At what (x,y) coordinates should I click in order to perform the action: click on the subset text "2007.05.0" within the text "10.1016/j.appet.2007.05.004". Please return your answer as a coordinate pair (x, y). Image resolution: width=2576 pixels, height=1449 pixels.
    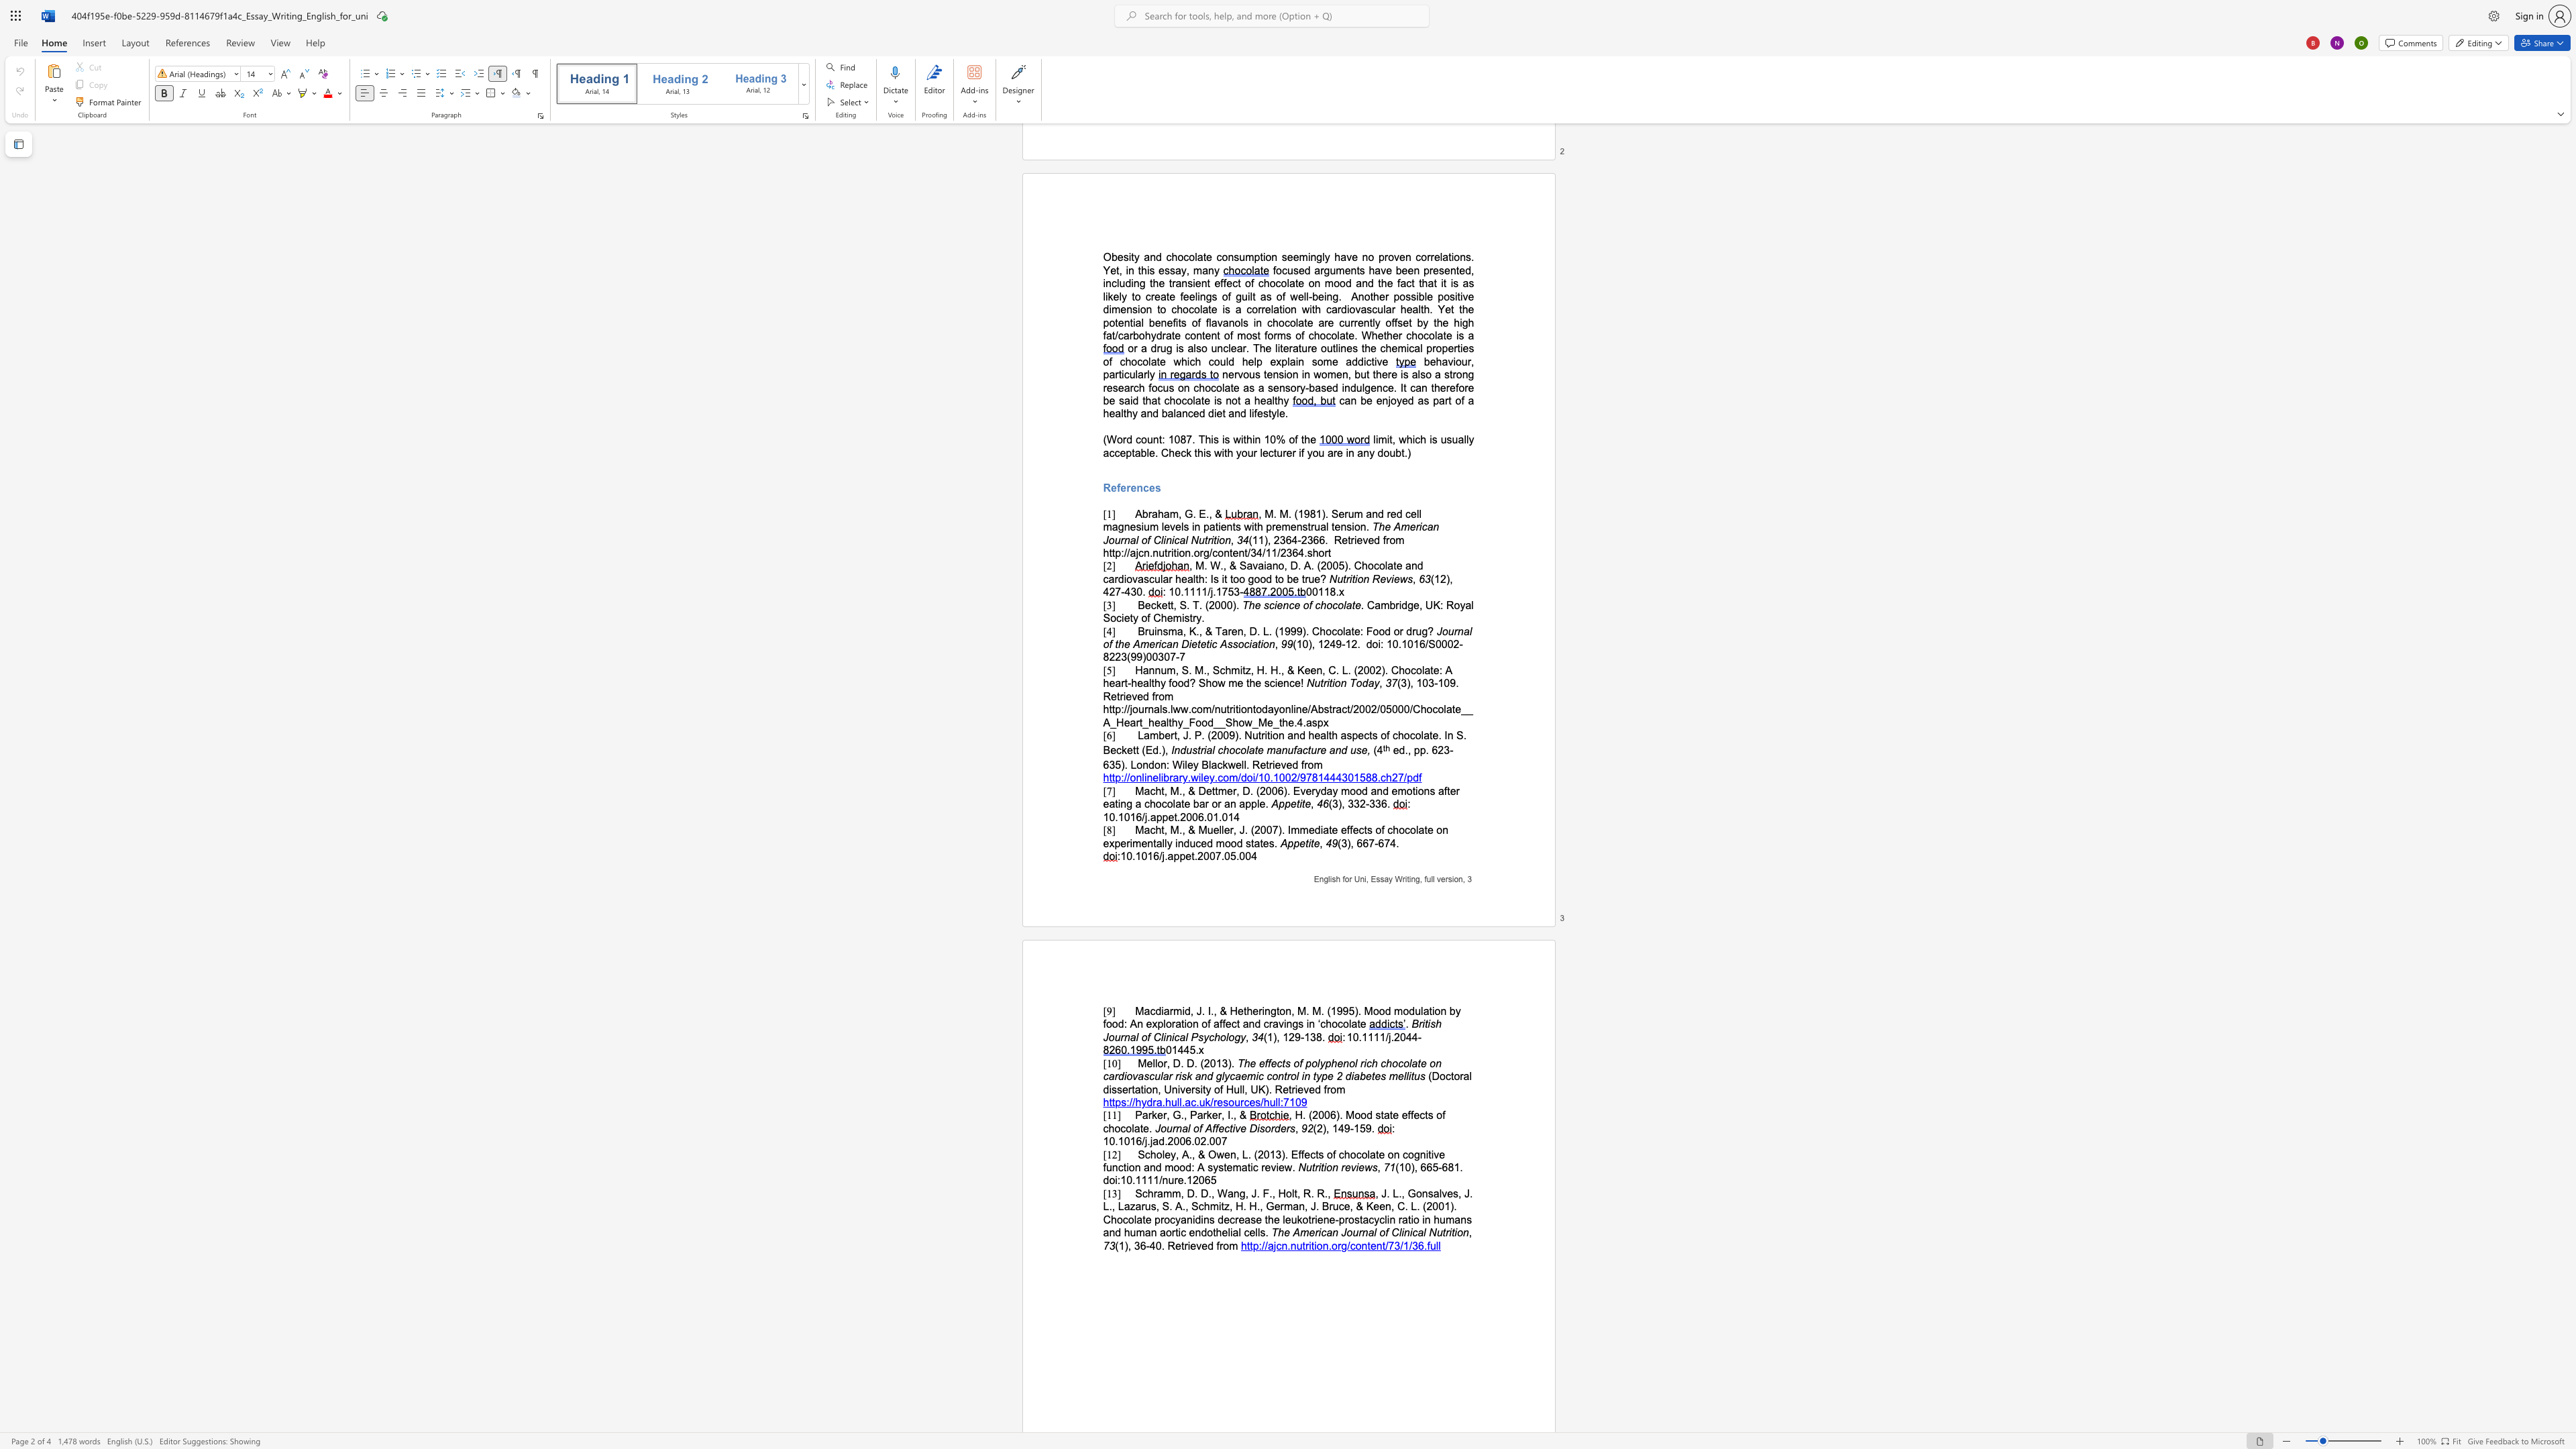
    Looking at the image, I should click on (1197, 855).